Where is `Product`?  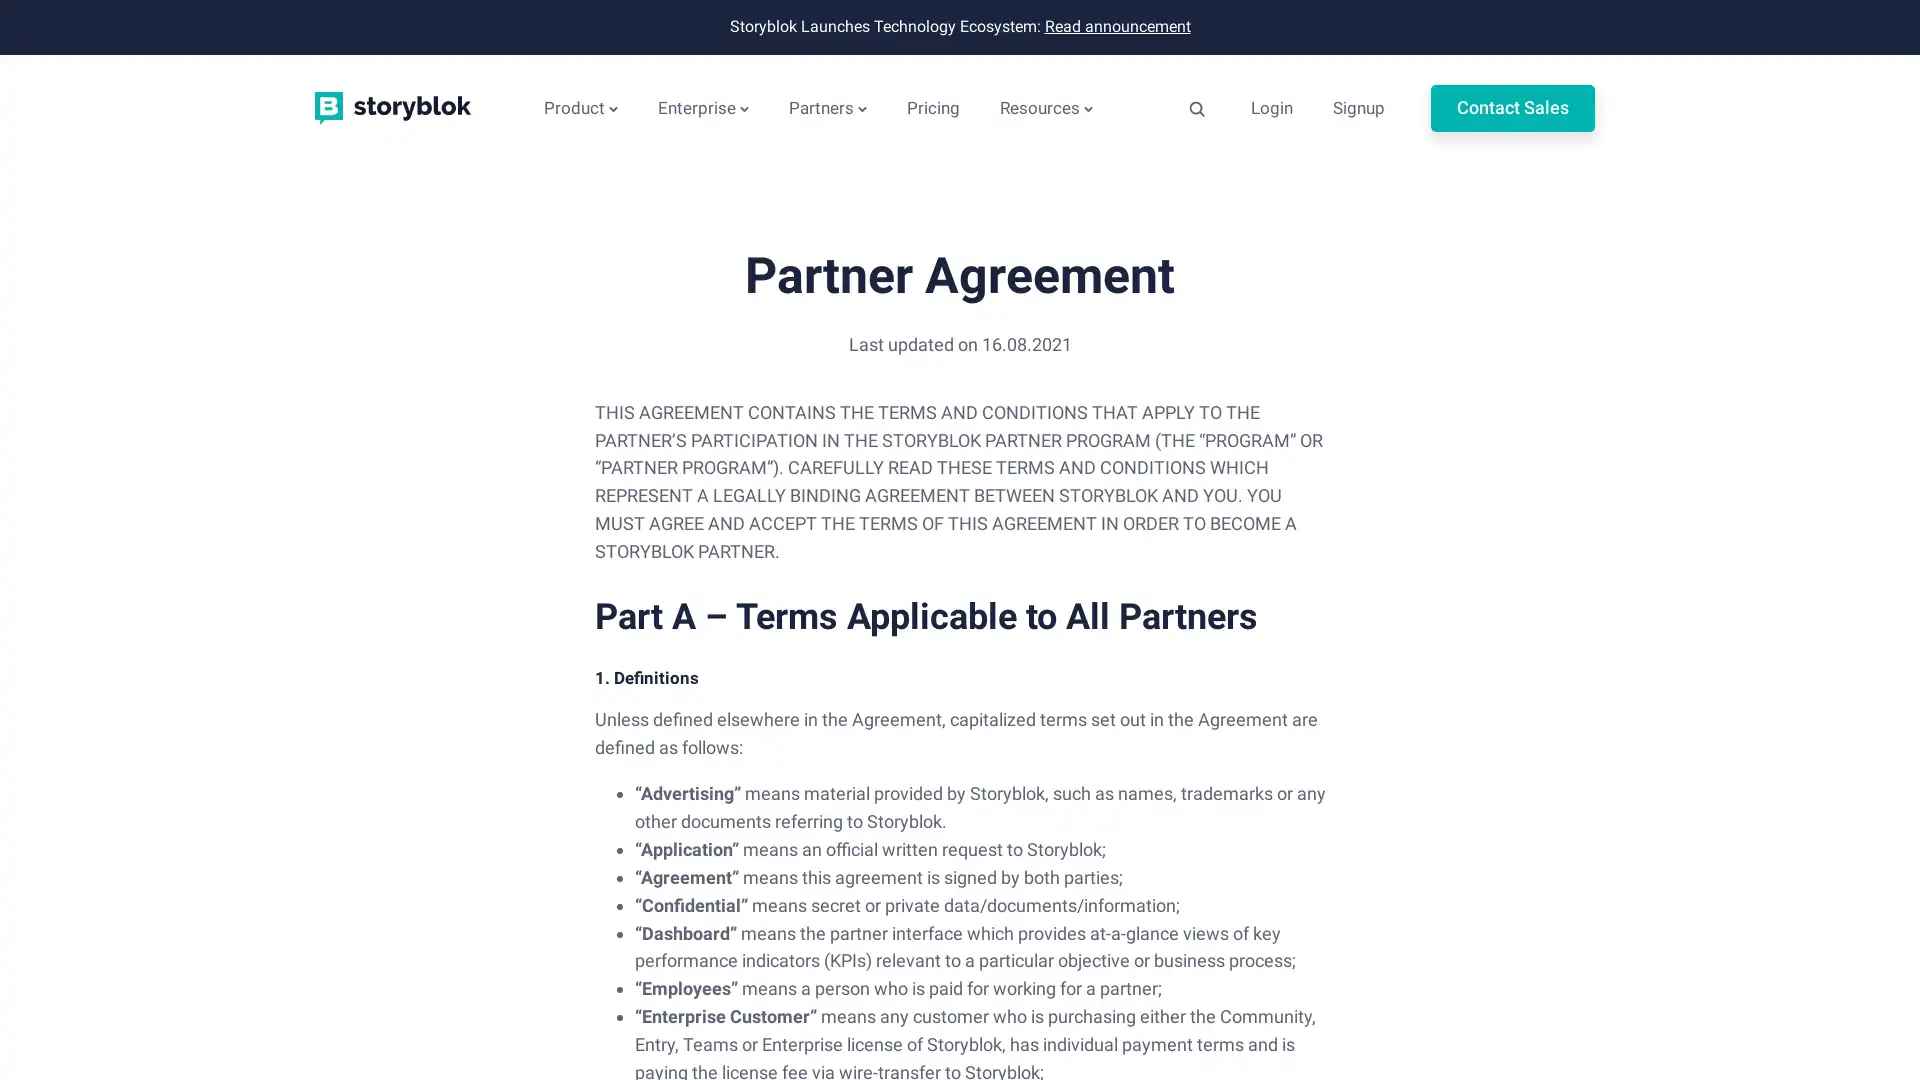 Product is located at coordinates (579, 108).